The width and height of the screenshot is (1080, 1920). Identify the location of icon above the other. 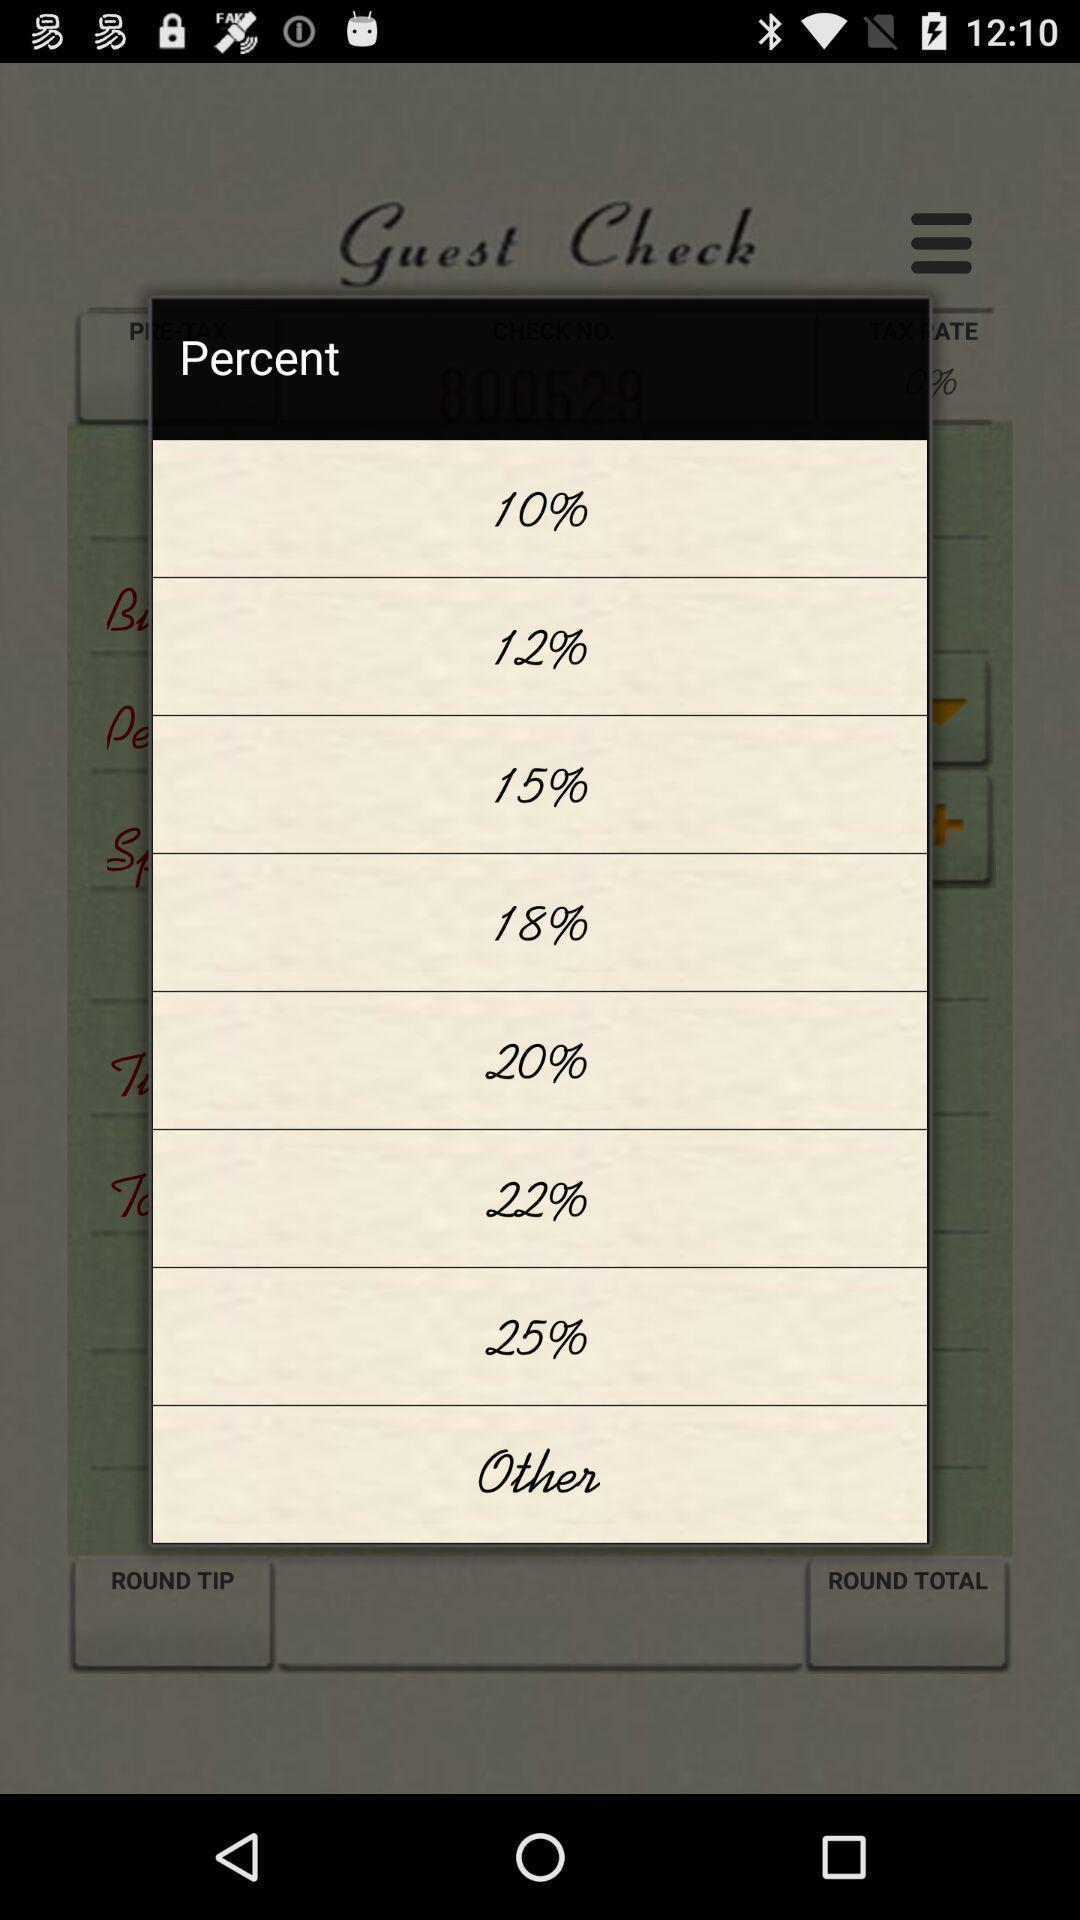
(540, 1336).